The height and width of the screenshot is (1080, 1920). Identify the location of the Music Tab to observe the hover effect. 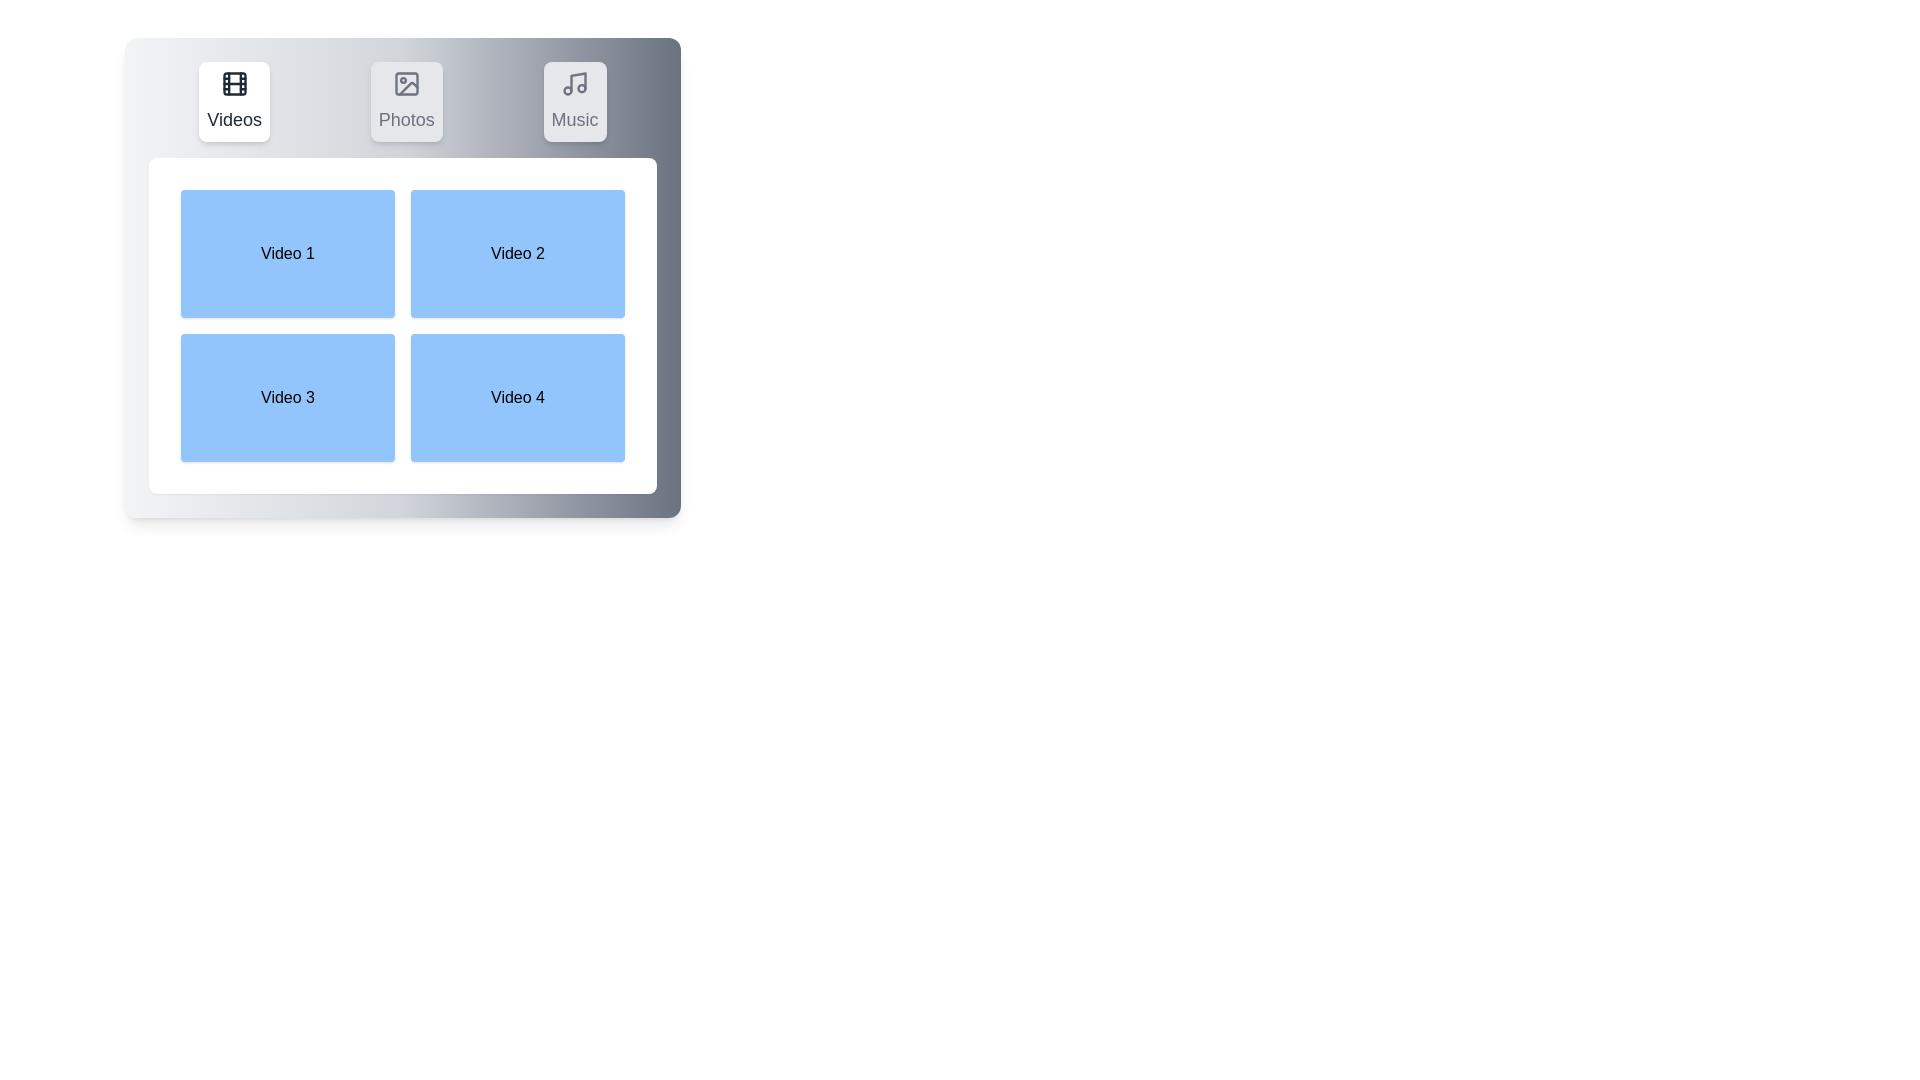
(574, 101).